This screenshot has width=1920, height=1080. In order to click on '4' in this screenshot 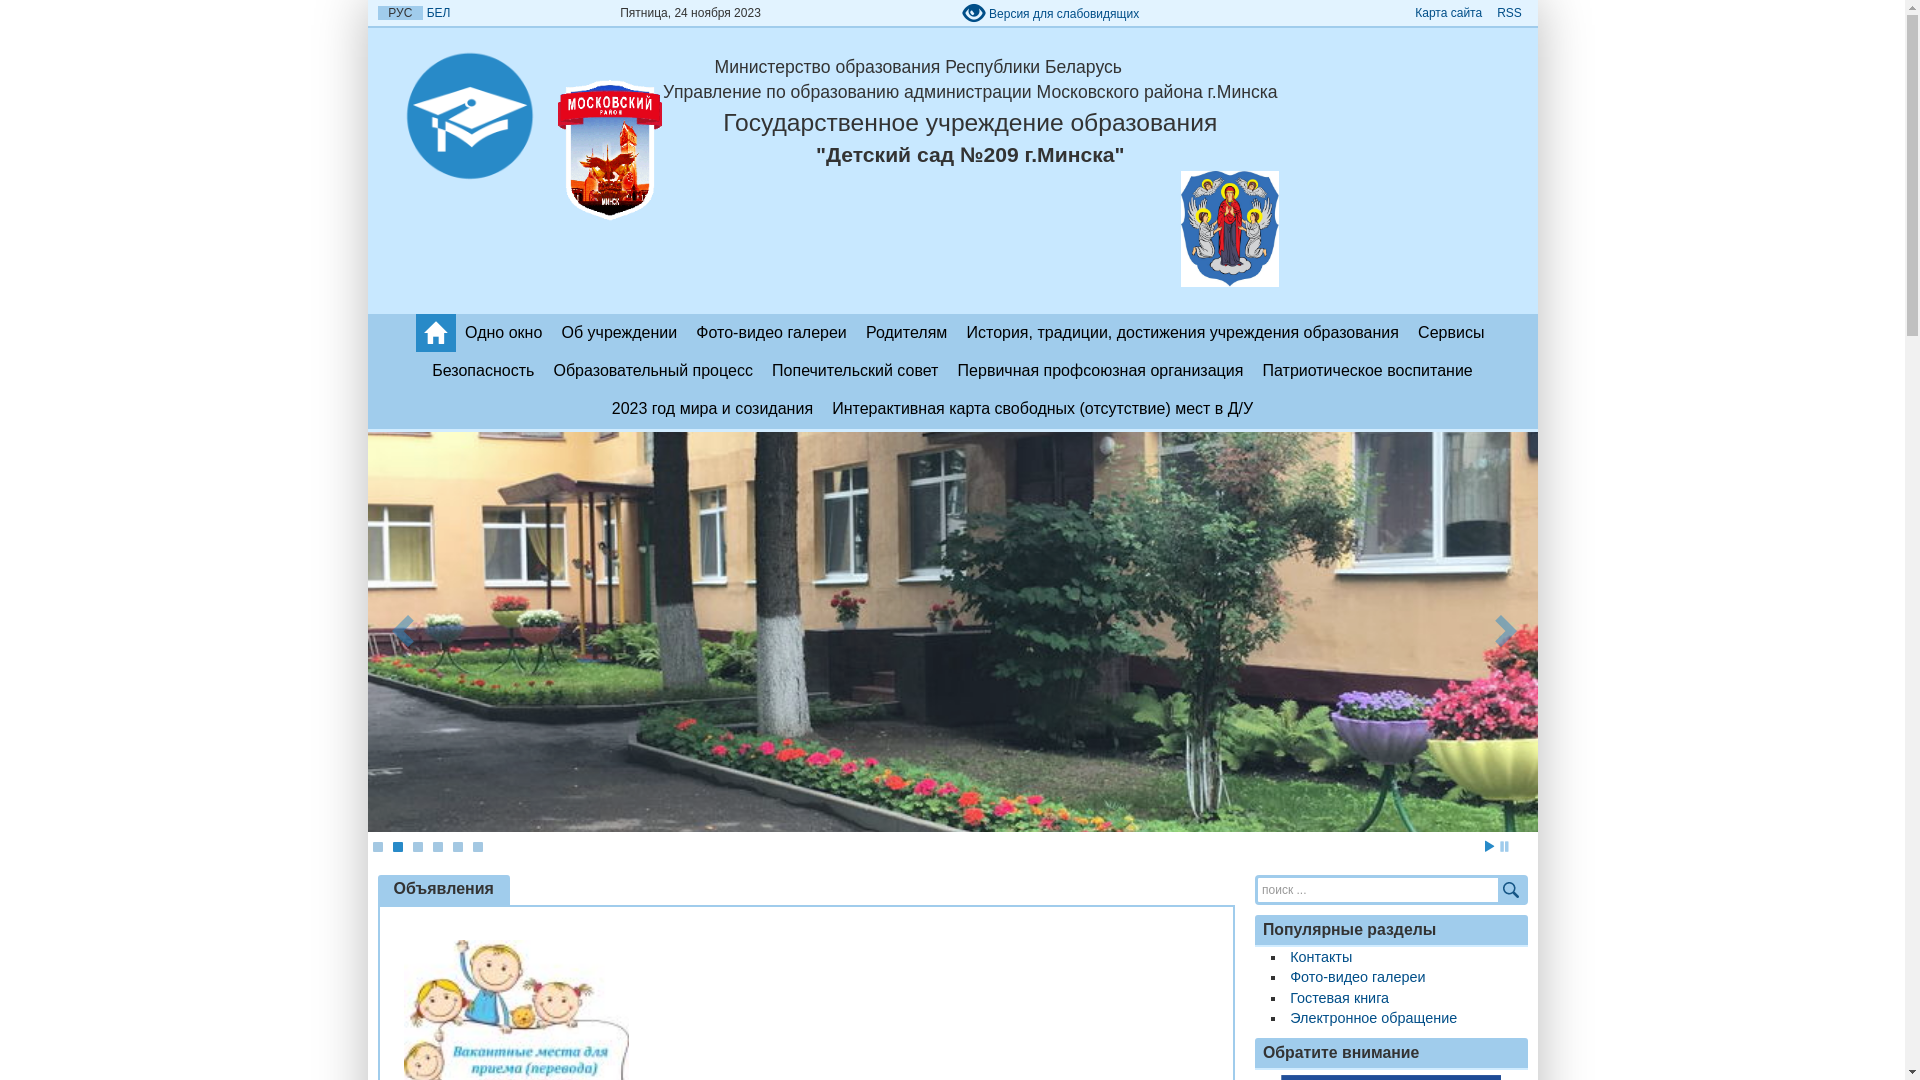, I will do `click(431, 847)`.